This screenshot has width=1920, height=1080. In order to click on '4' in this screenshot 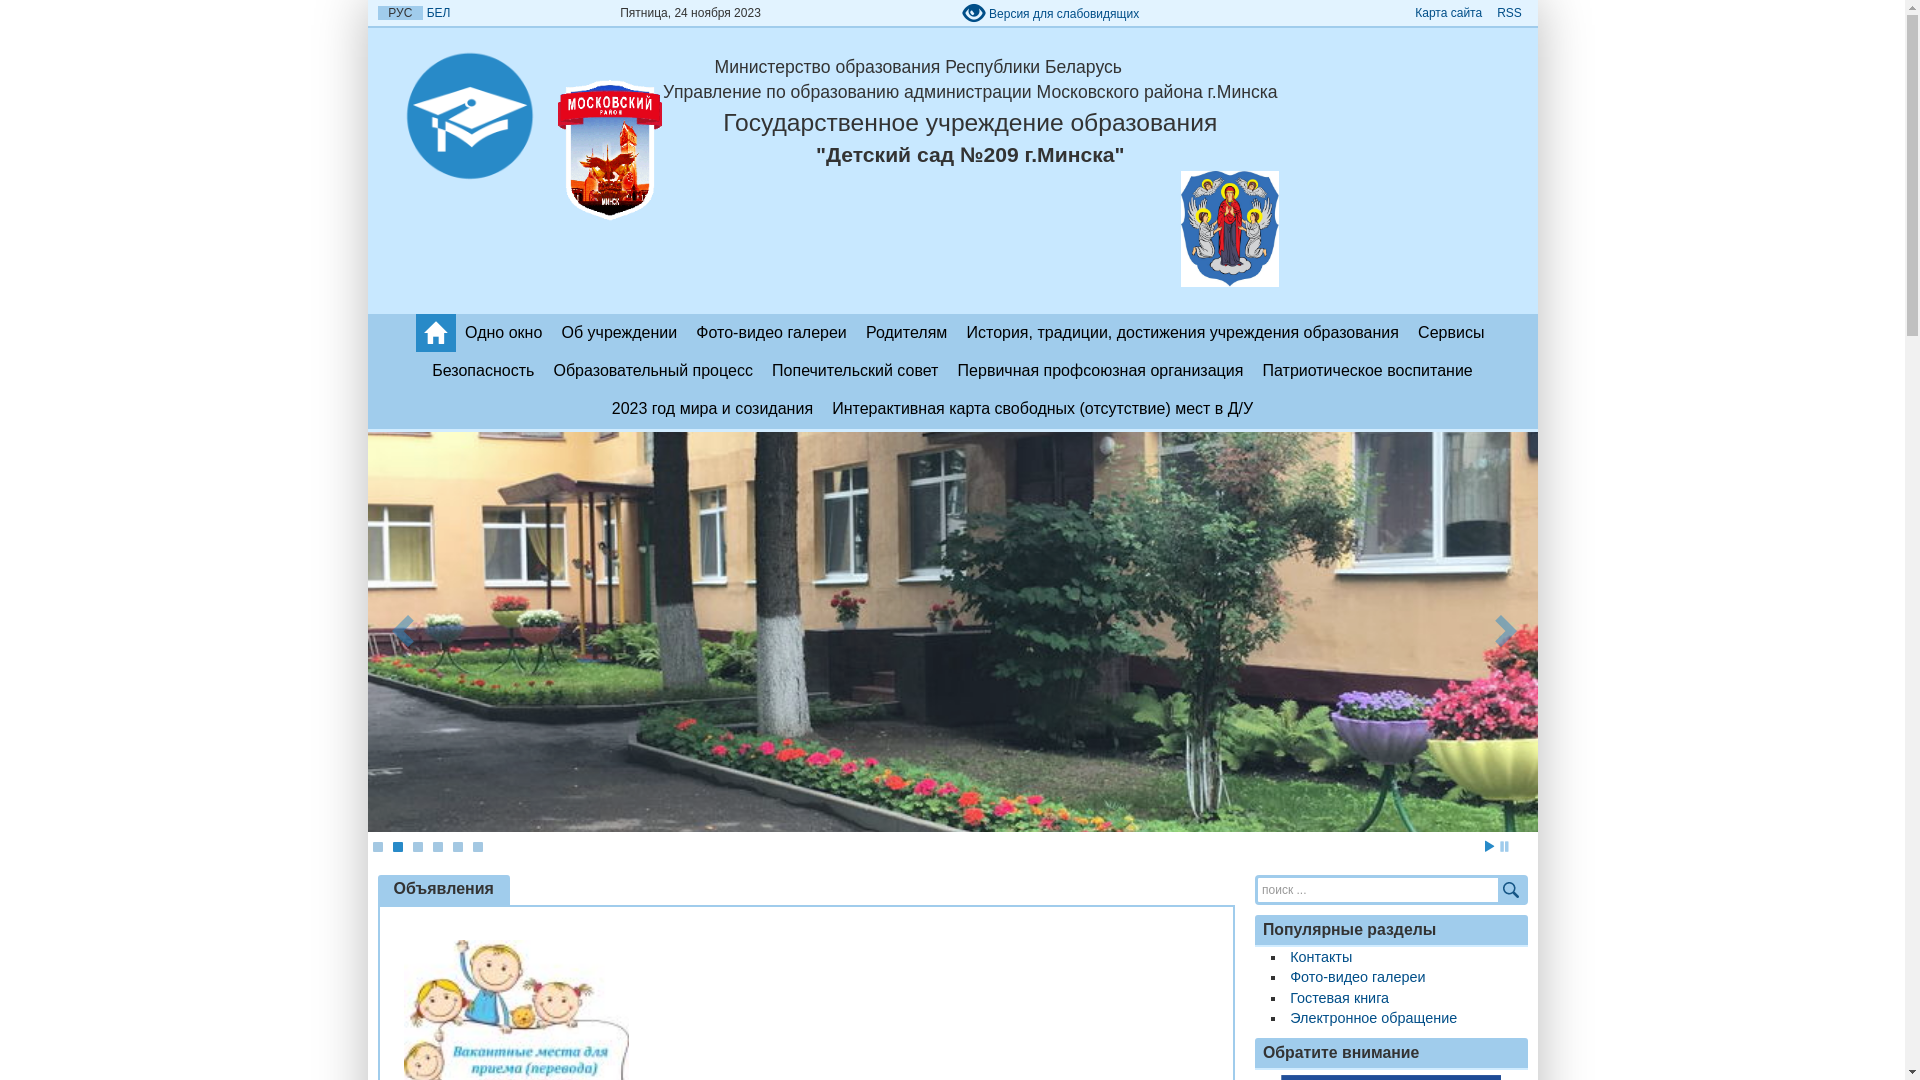, I will do `click(431, 847)`.